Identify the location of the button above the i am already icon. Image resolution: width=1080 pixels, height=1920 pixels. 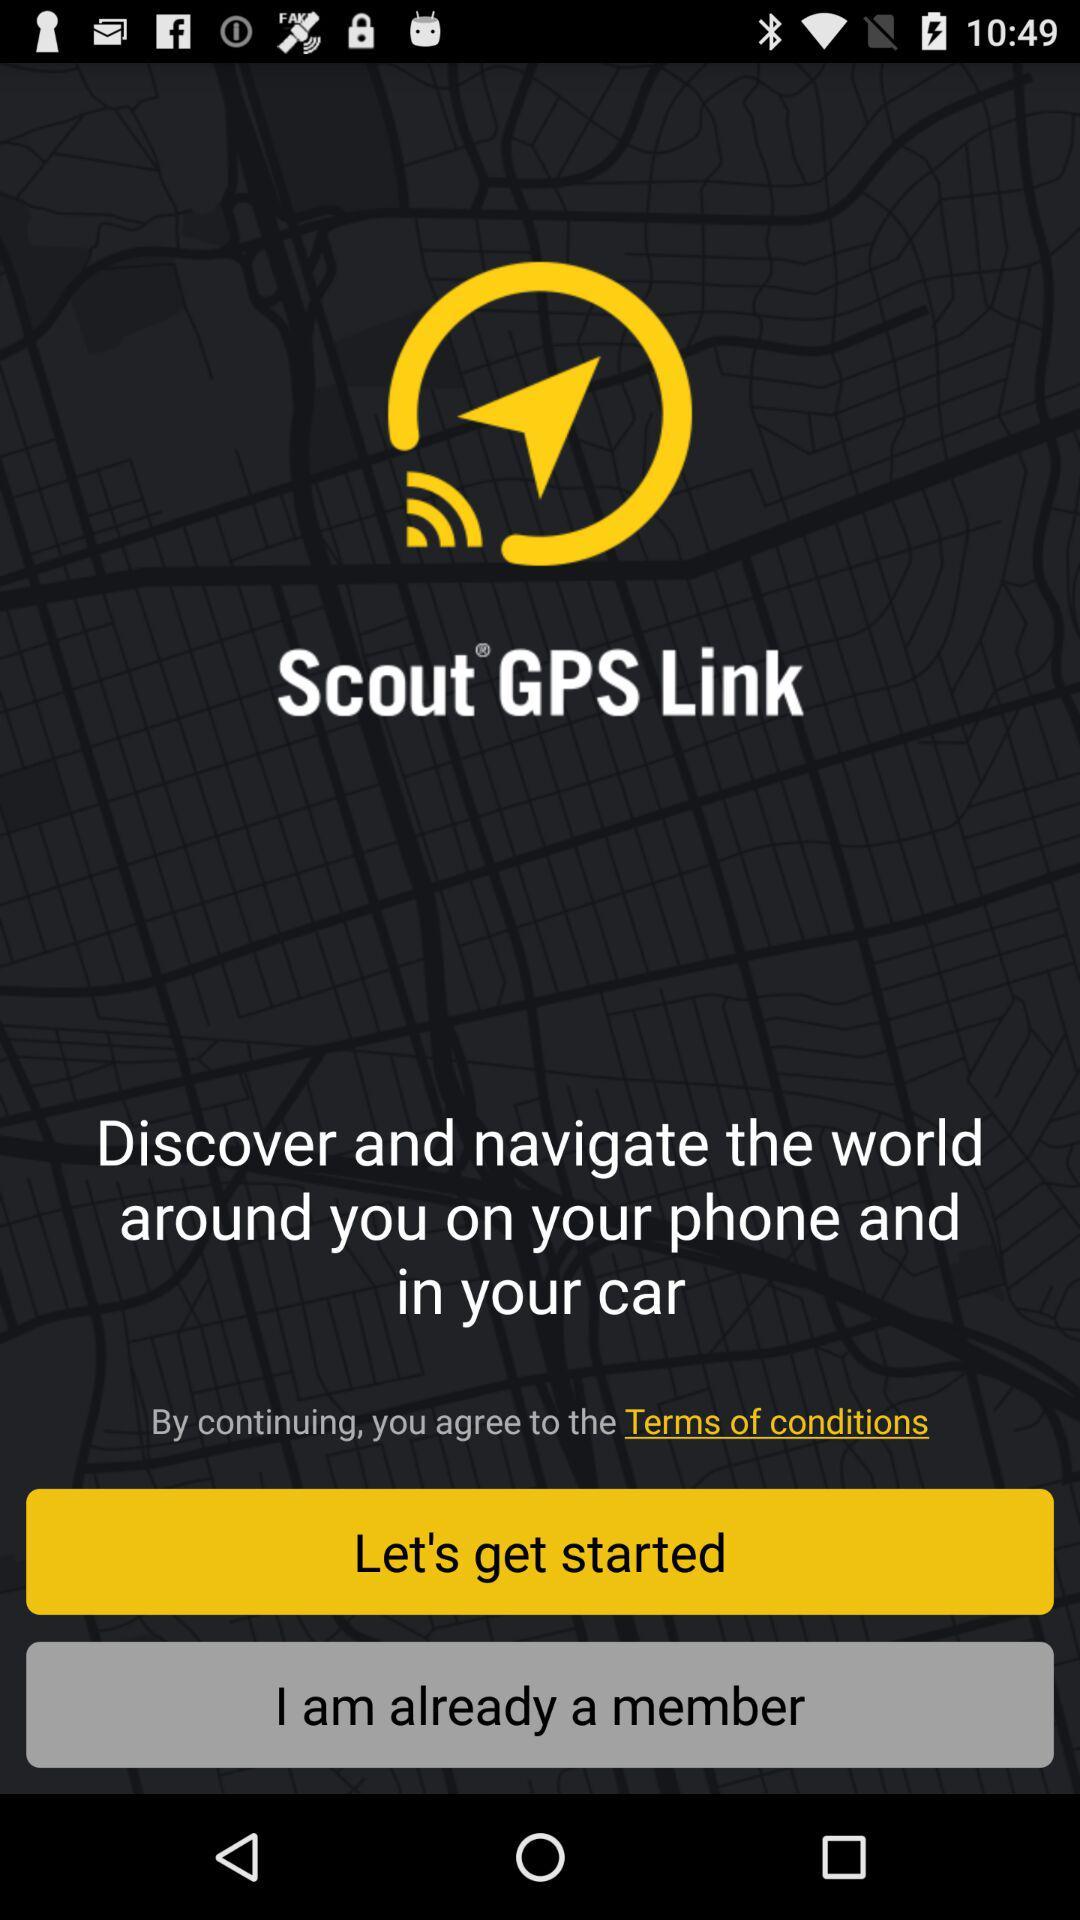
(540, 1550).